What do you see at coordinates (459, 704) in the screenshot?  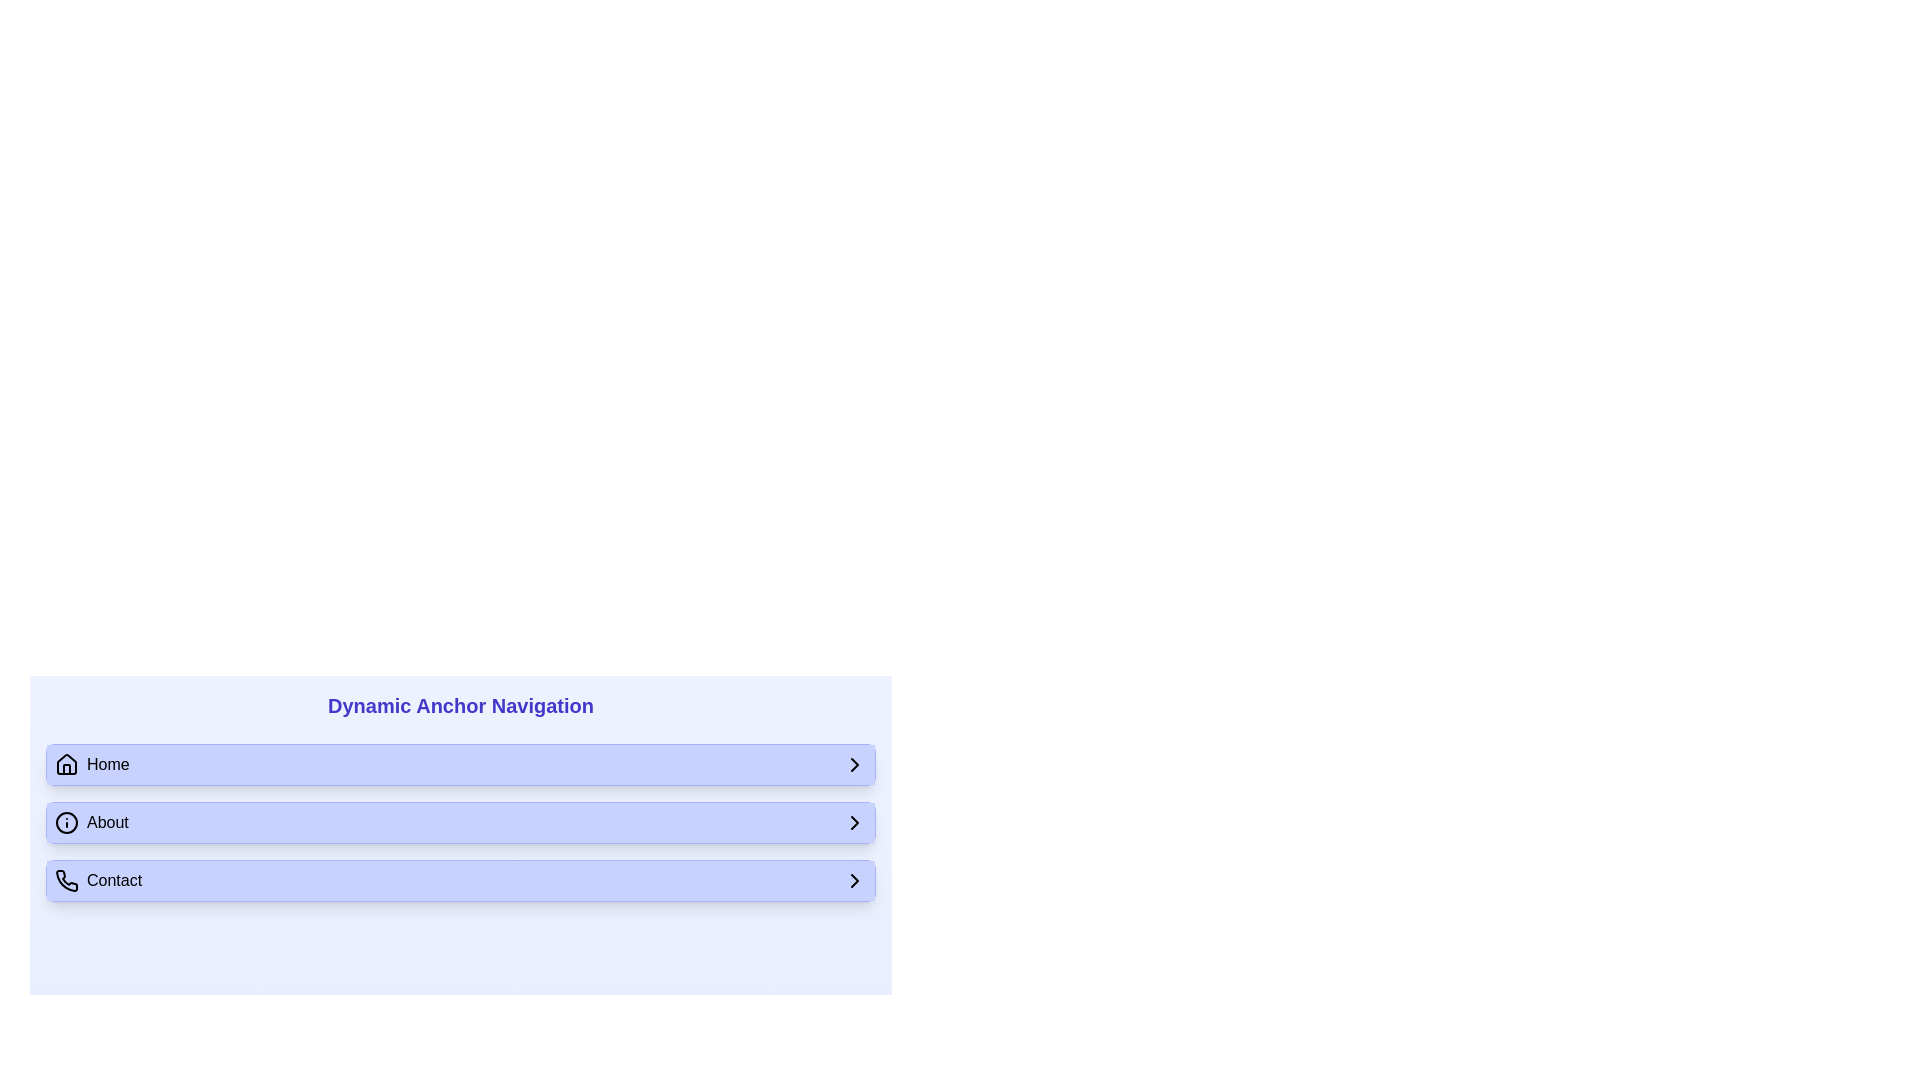 I see `the title text element that serves as a descriptor for the section, positioned above the menu options 'Home', 'About', and 'Contact'` at bounding box center [459, 704].